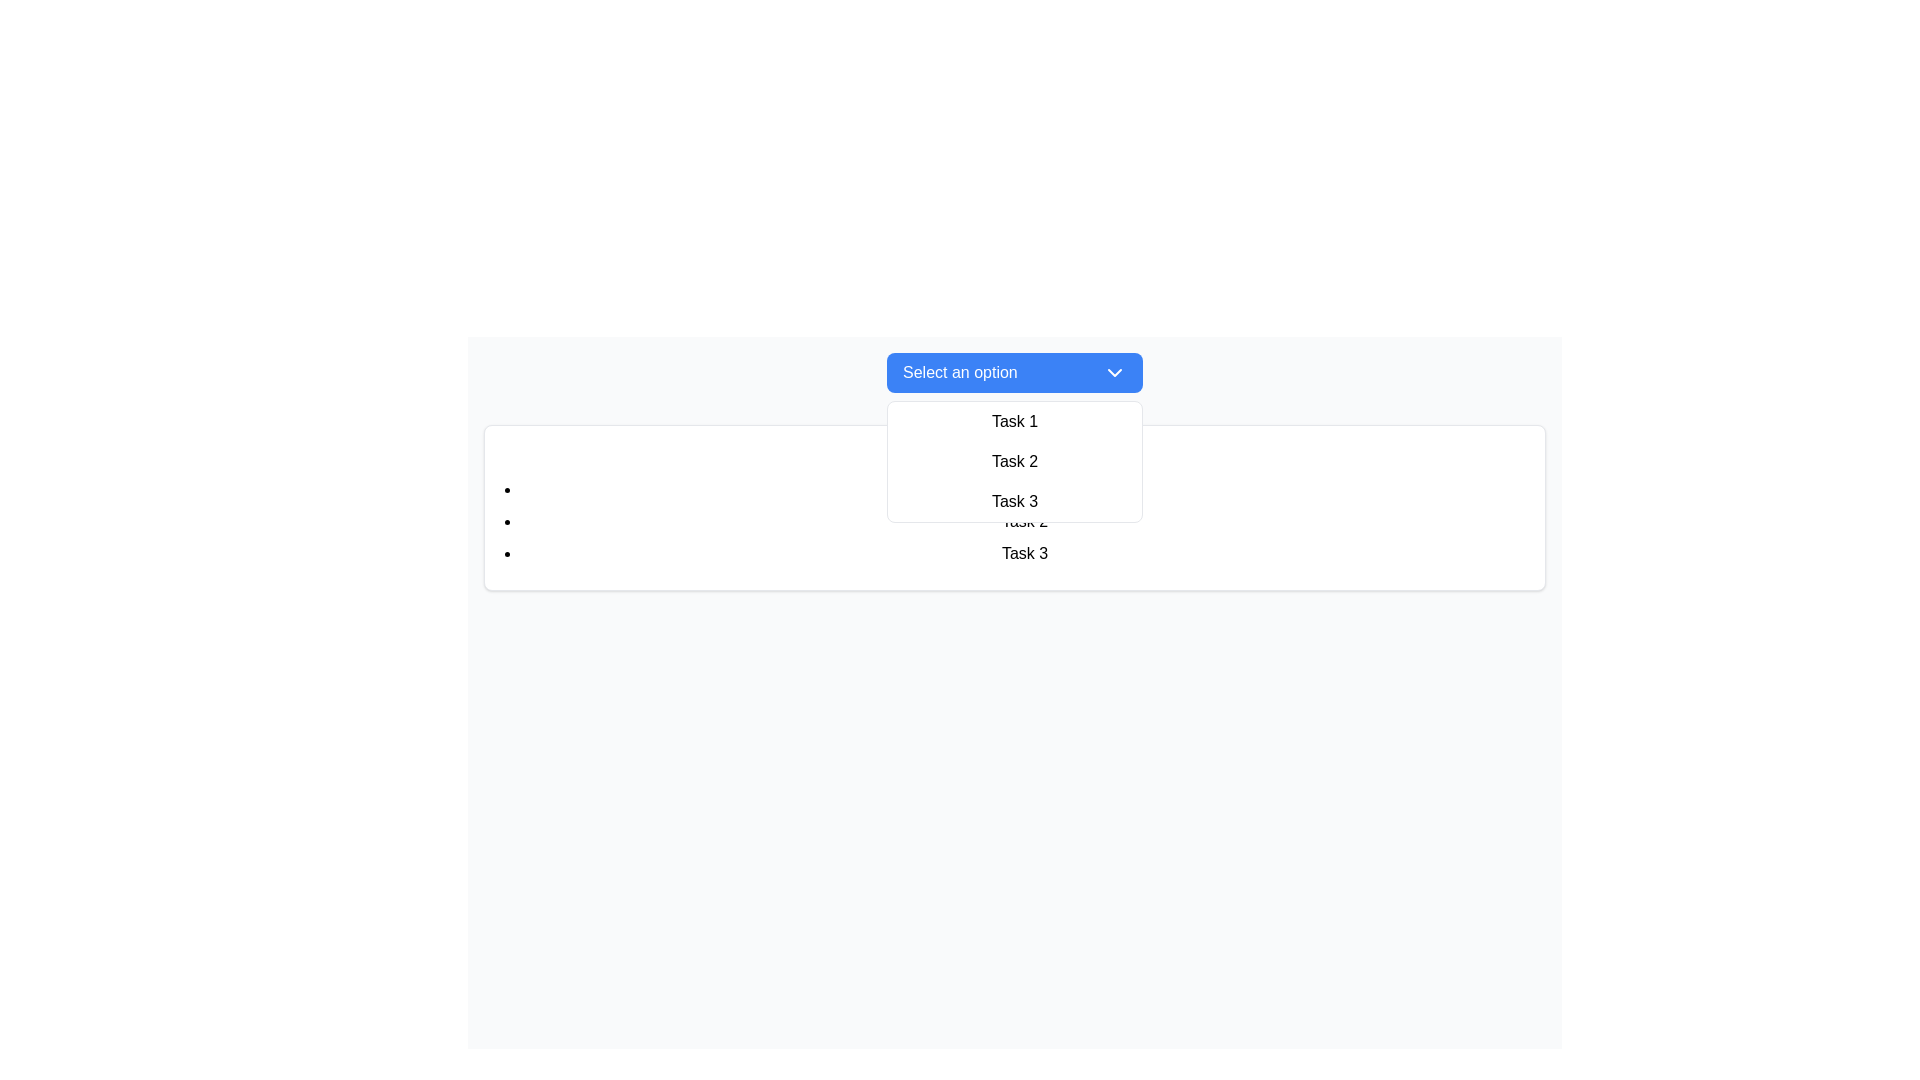 The height and width of the screenshot is (1080, 1920). What do you see at coordinates (1014, 455) in the screenshot?
I see `the header label that indicates the subject of the content section below` at bounding box center [1014, 455].